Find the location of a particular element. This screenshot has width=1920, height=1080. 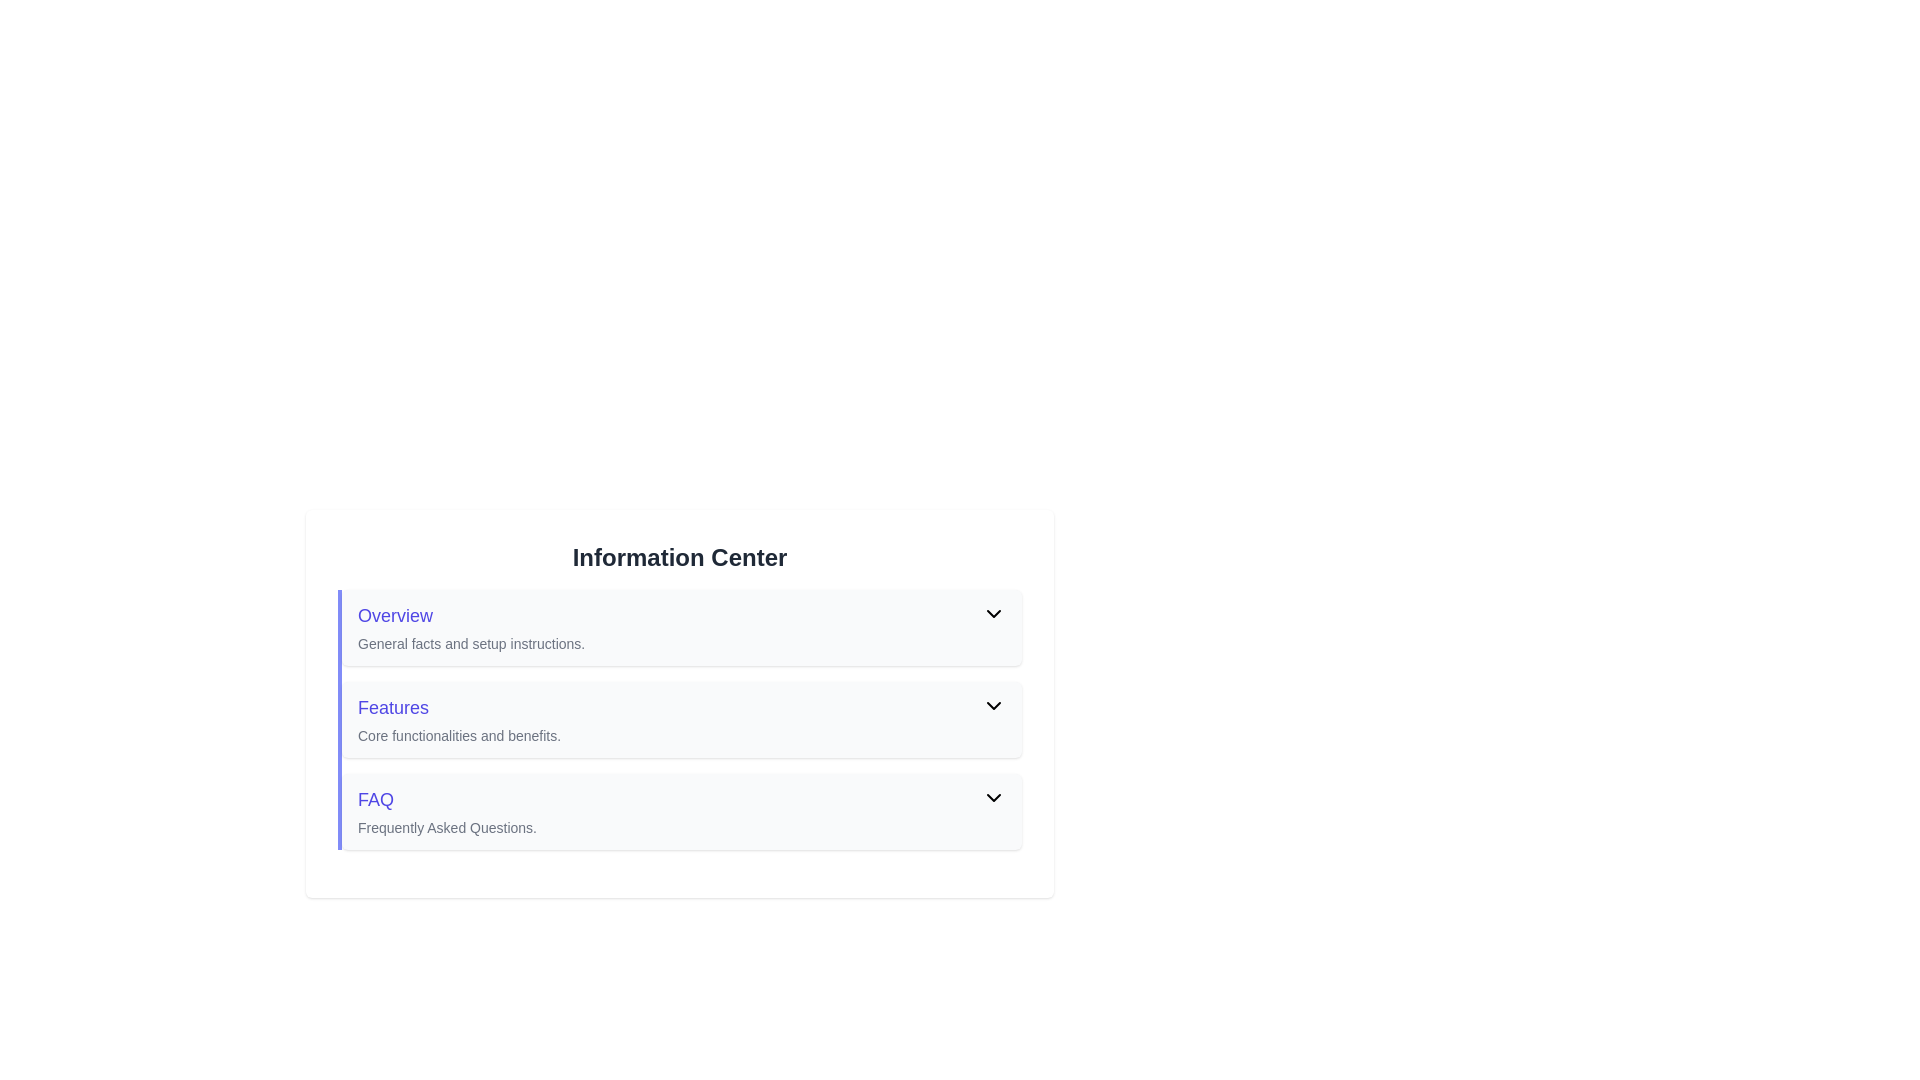

the chevron icon located at the right end of the 'FAQ' accordion section is located at coordinates (993, 797).